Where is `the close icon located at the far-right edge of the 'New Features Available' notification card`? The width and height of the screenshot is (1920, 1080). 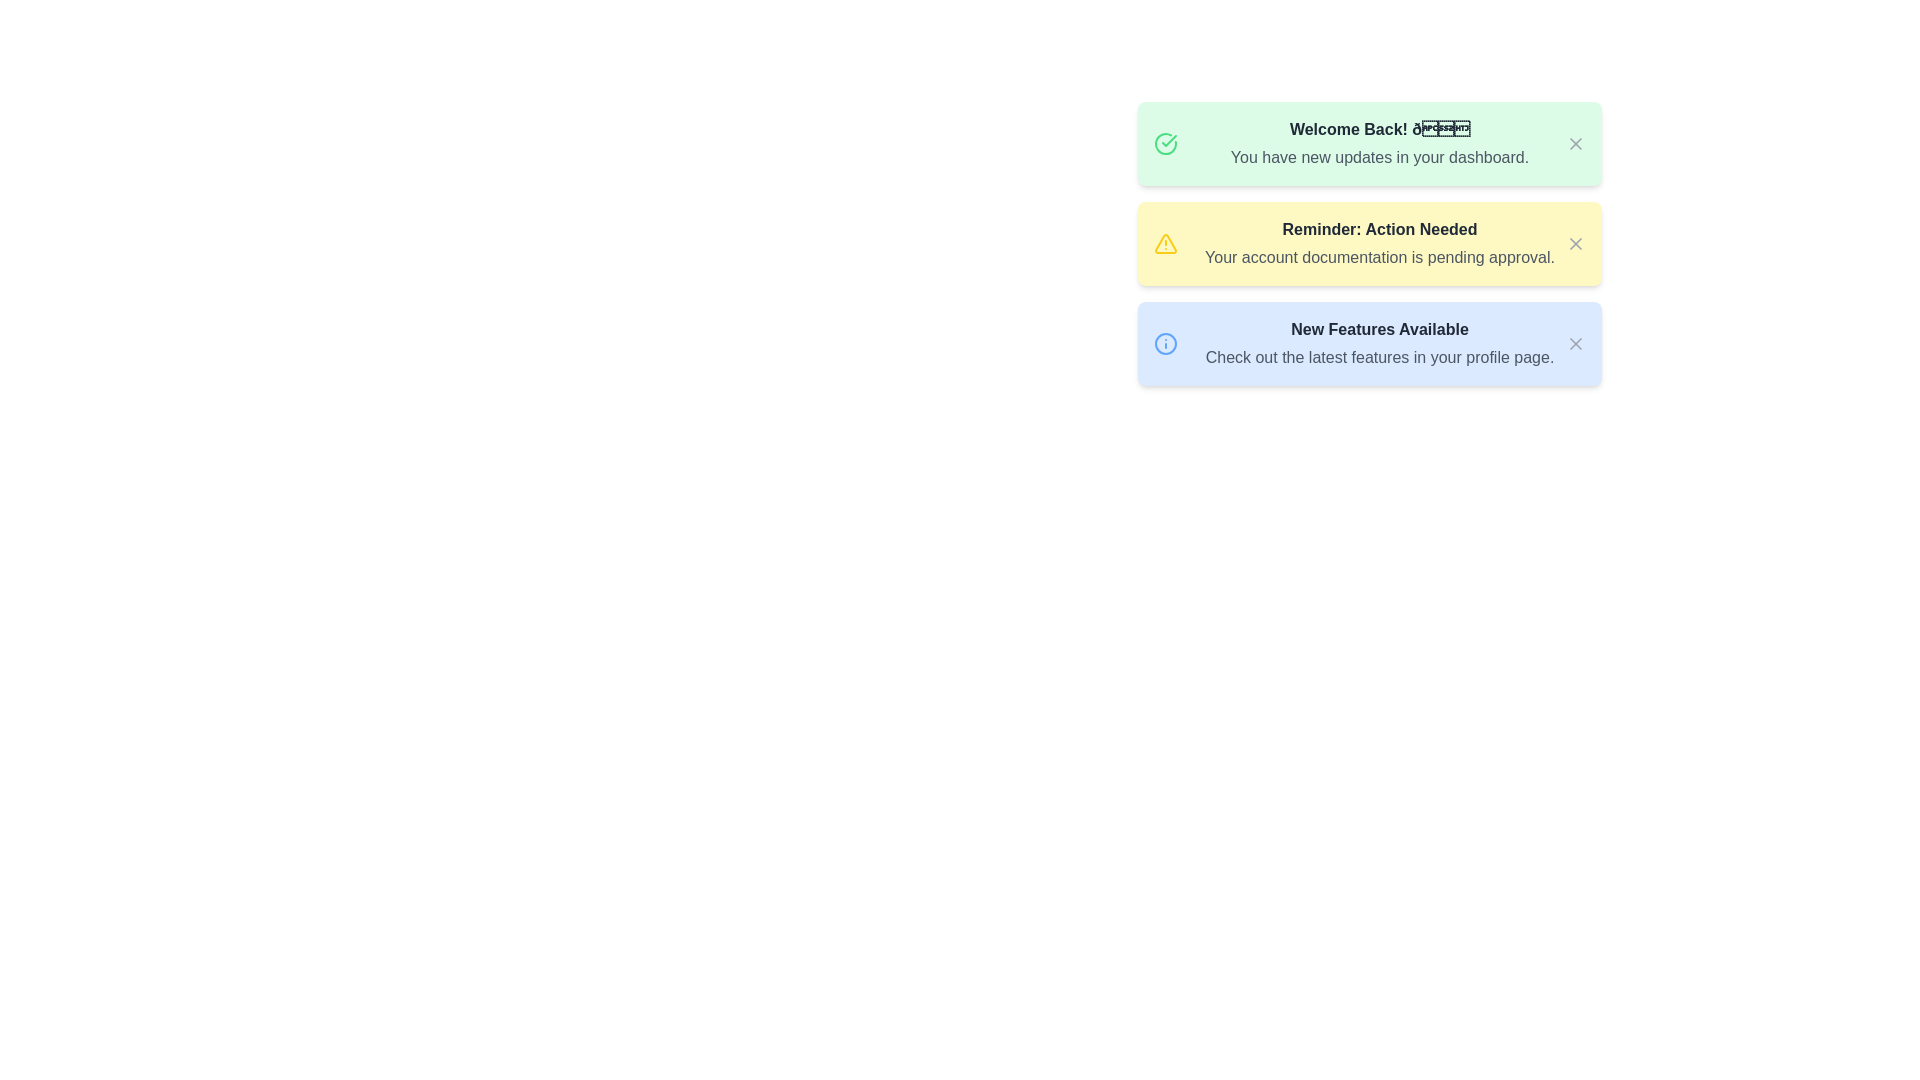
the close icon located at the far-right edge of the 'New Features Available' notification card is located at coordinates (1574, 342).